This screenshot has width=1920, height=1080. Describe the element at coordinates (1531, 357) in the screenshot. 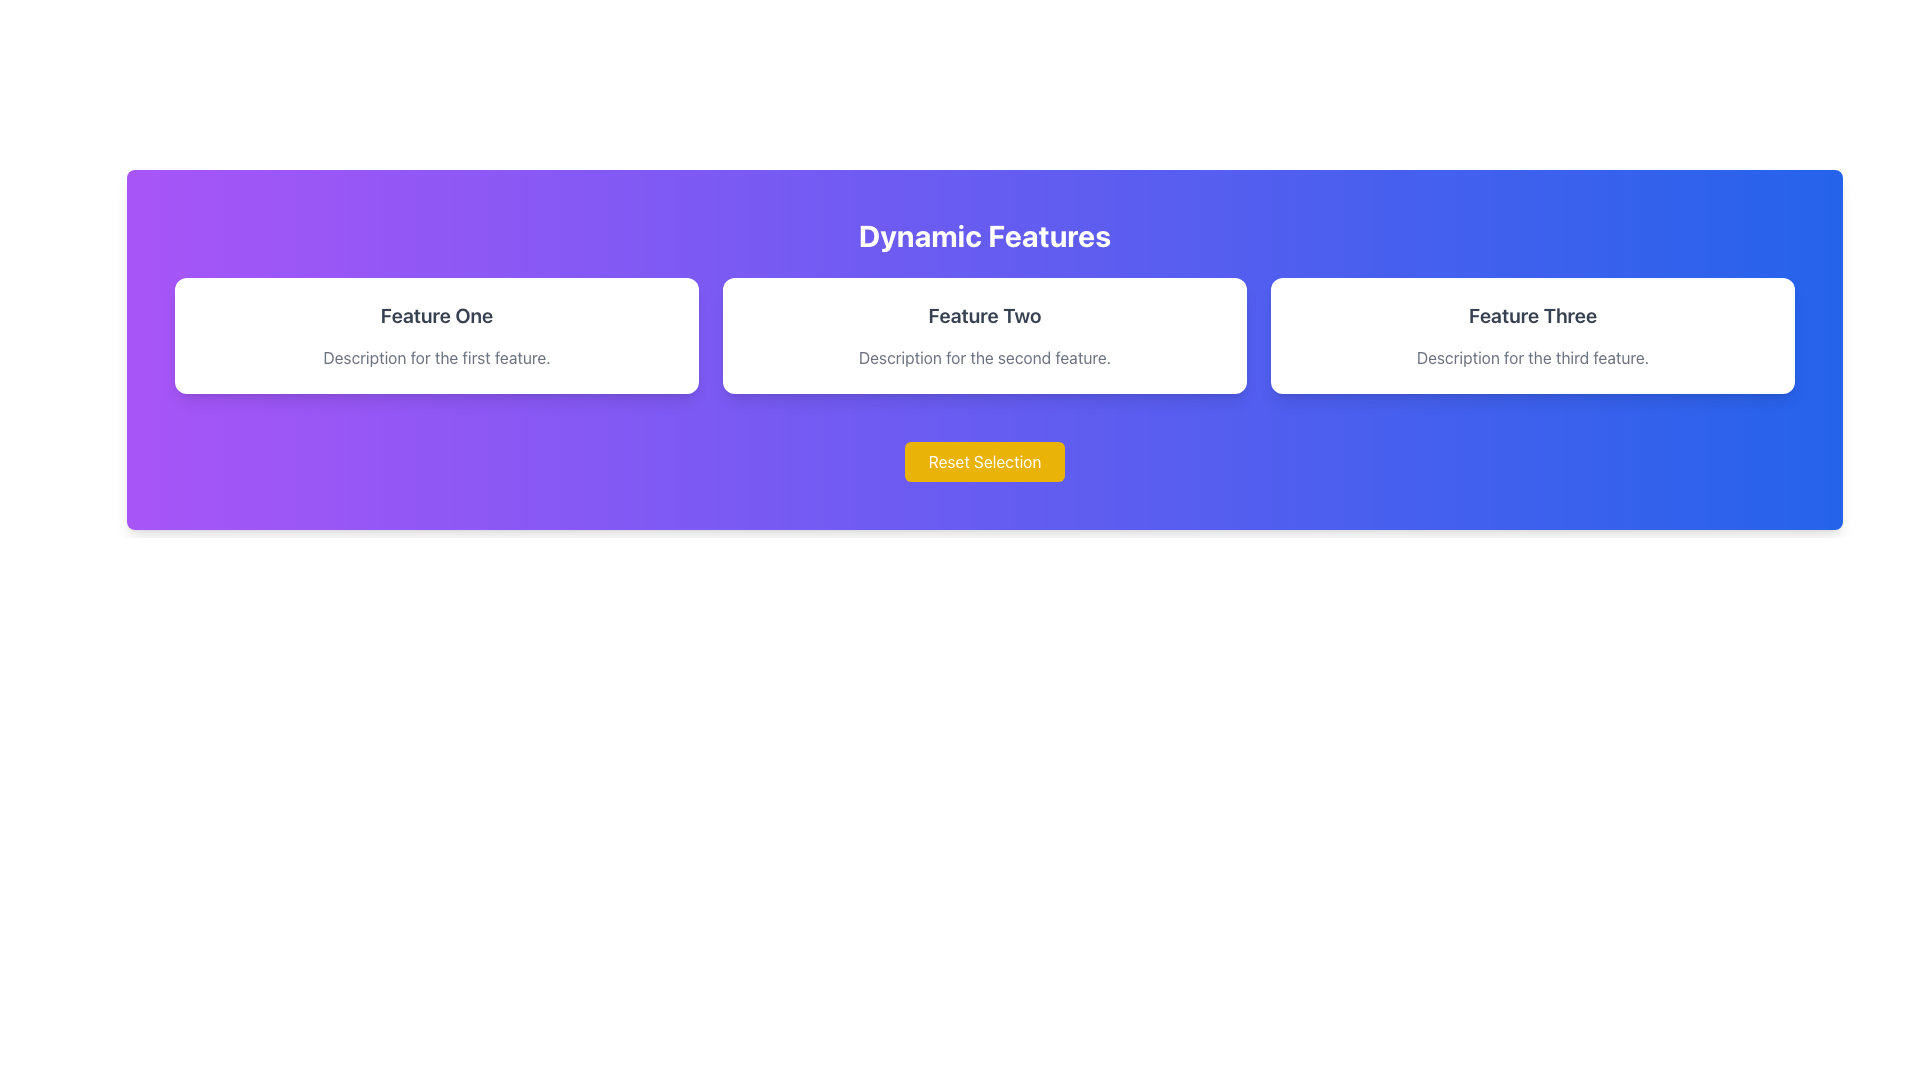

I see `the descriptive text element located below the title 'Feature Three' in the third card of a horizontal row of three cards` at that location.